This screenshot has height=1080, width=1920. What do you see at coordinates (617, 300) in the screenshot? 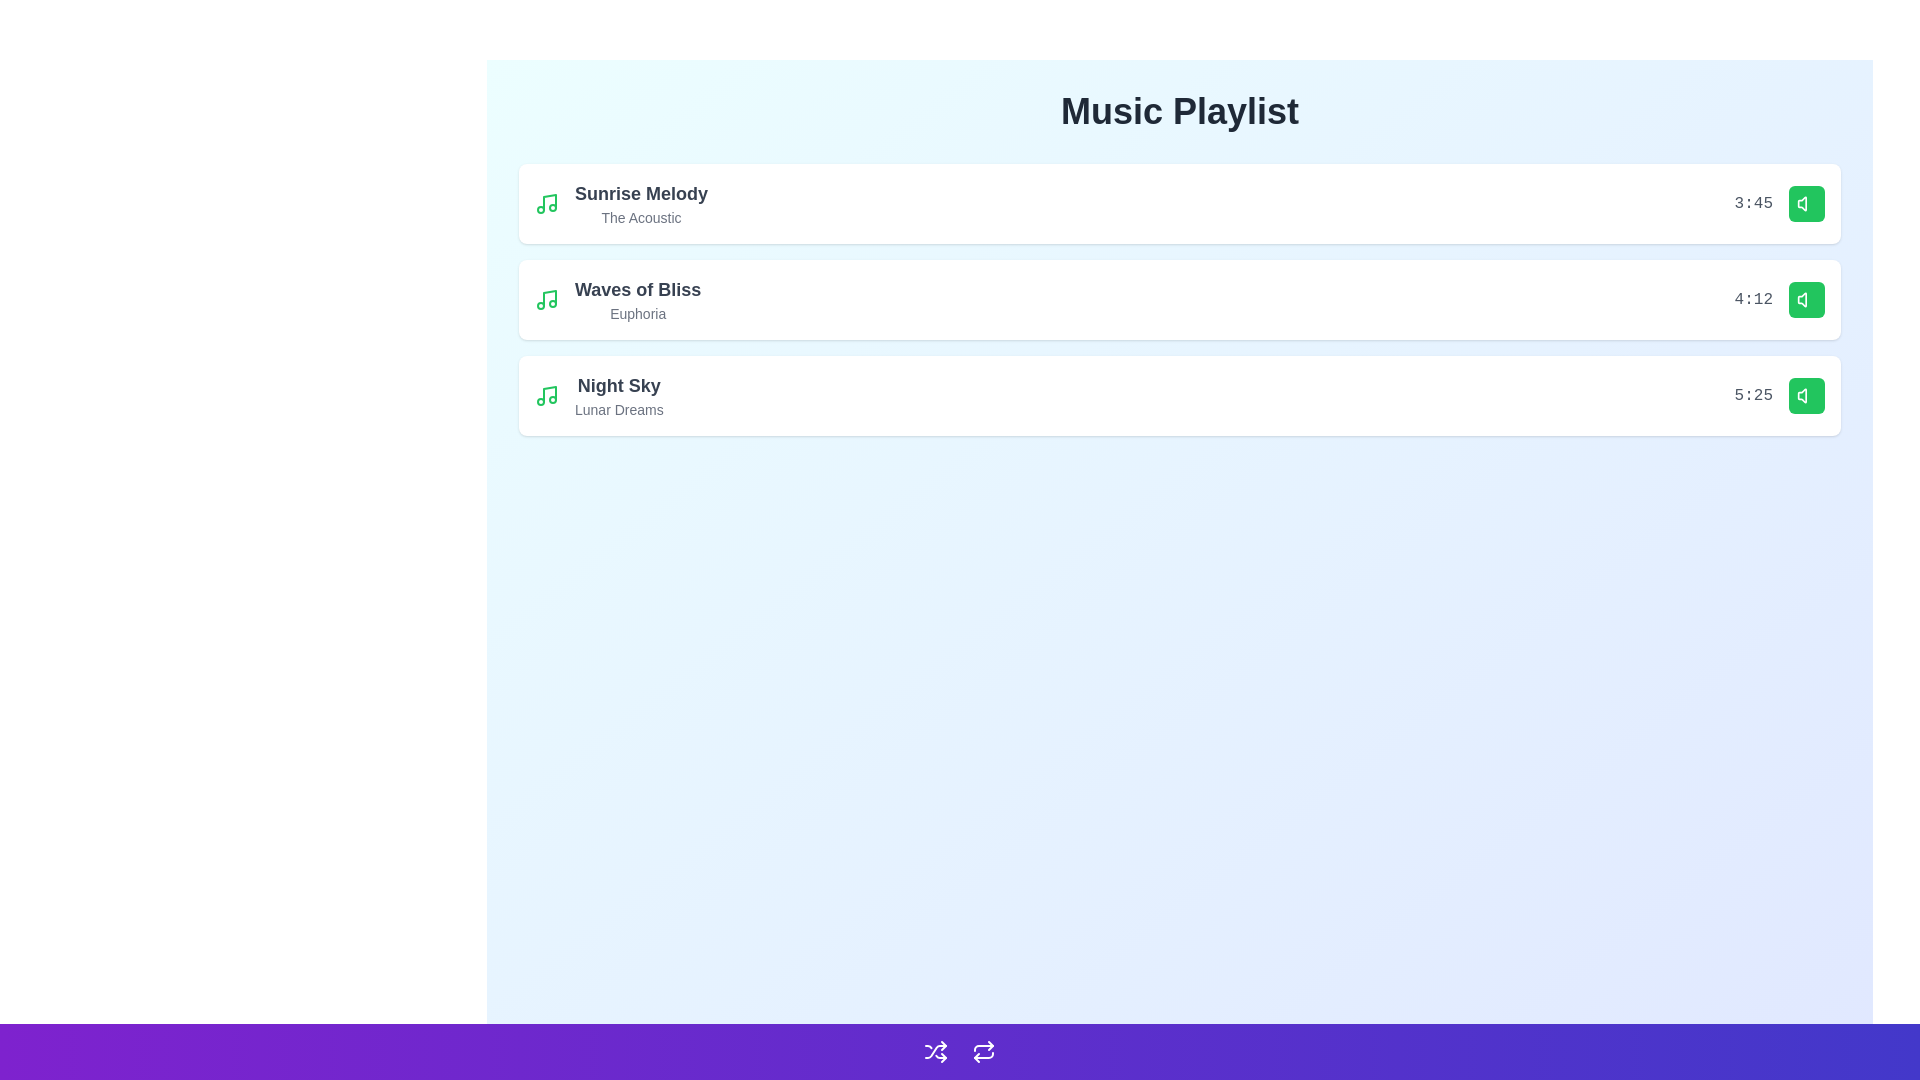
I see `the 'Waves of Bliss' text information block with the smaller 'Euphoria' text below it, which is accompanied by a green music note icon` at bounding box center [617, 300].